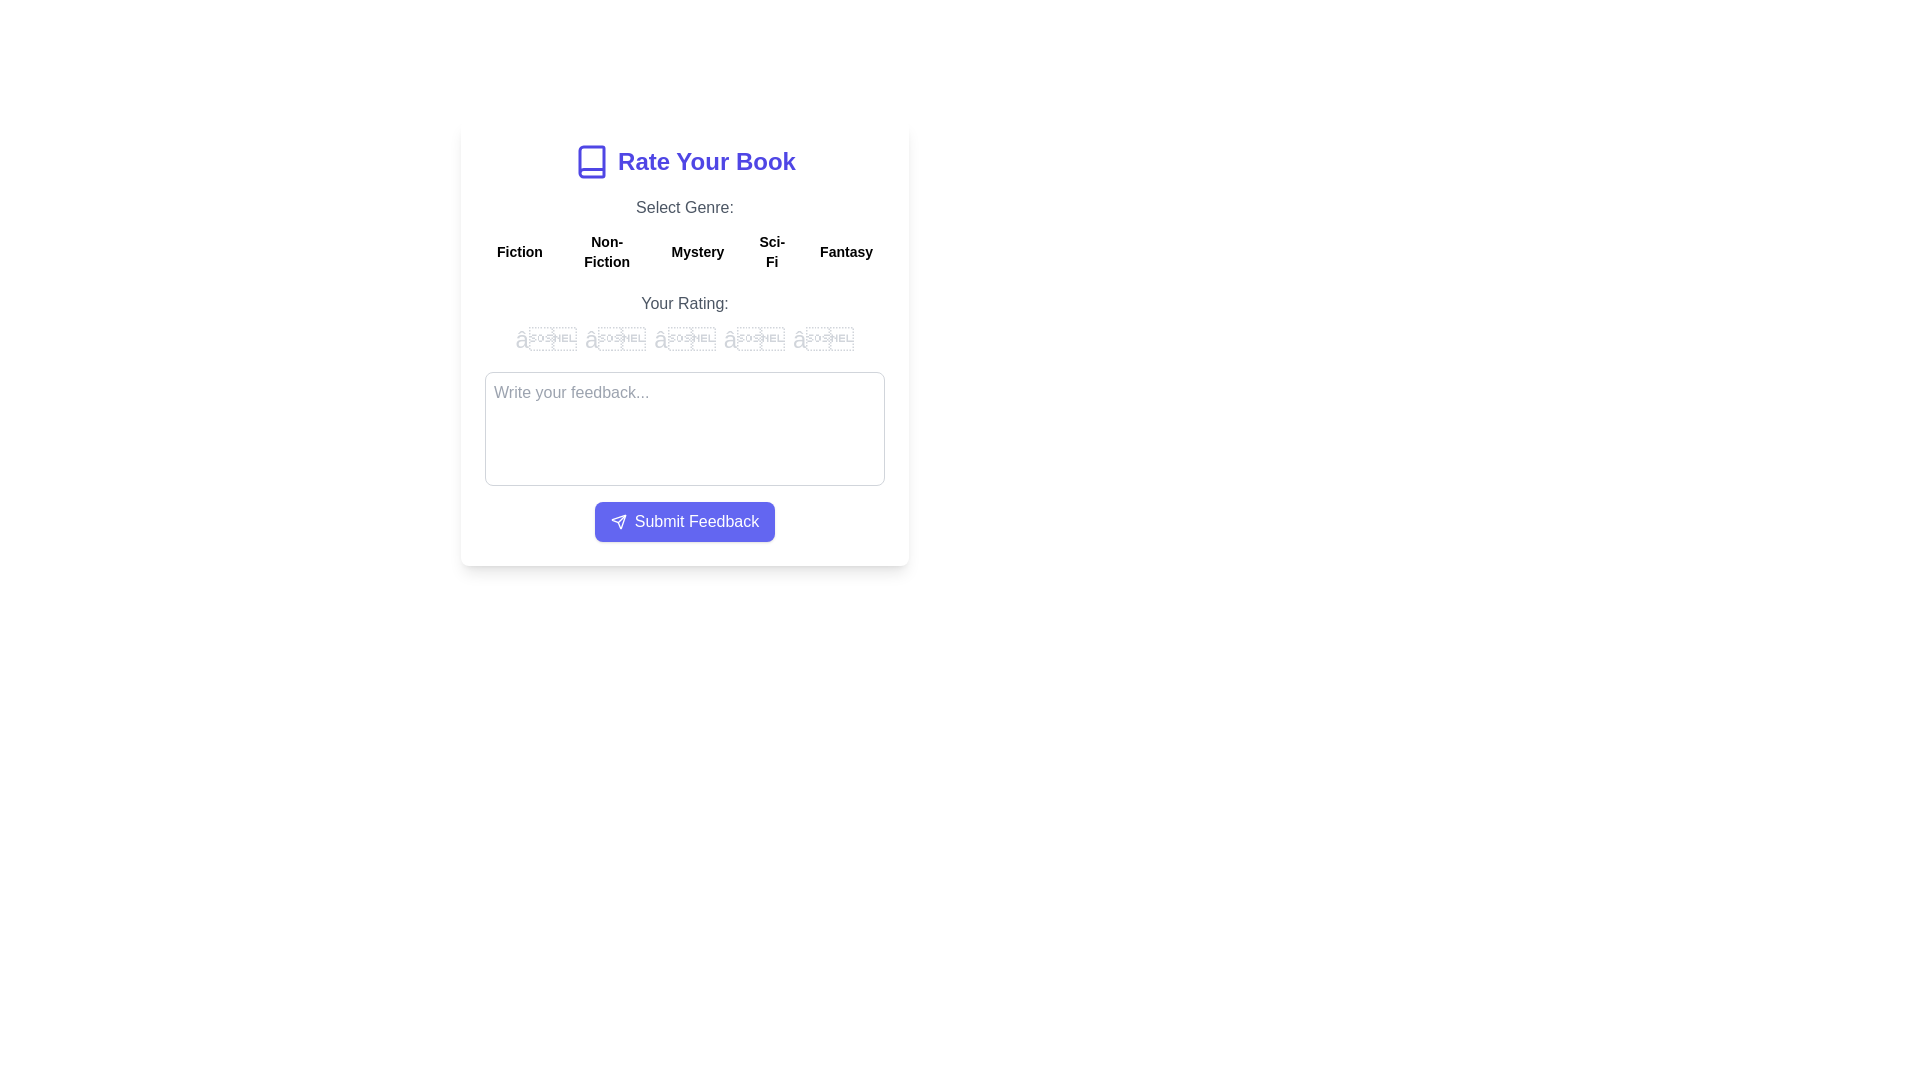  I want to click on the triangular 'send' icon located in the bottom-right corner of the interface area, so click(617, 520).